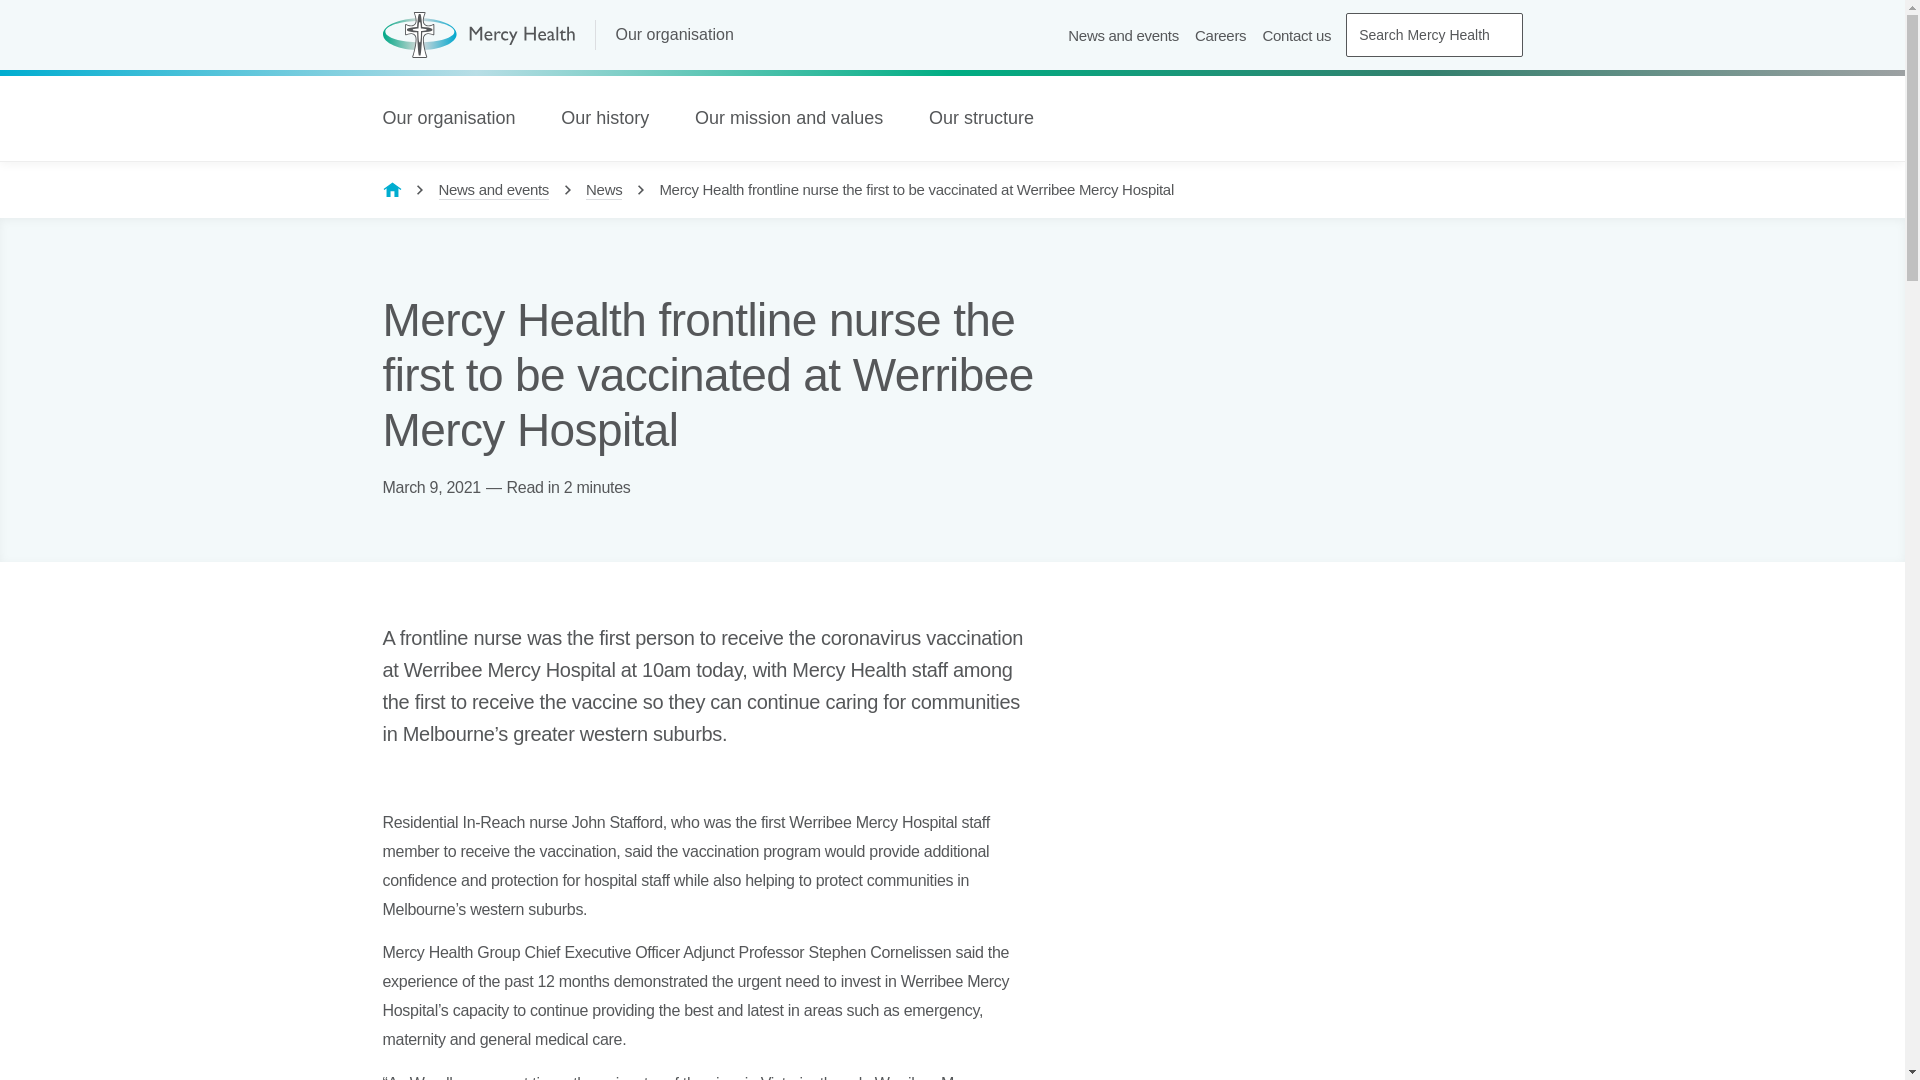 This screenshot has width=1920, height=1080. What do you see at coordinates (493, 190) in the screenshot?
I see `'News and events'` at bounding box center [493, 190].